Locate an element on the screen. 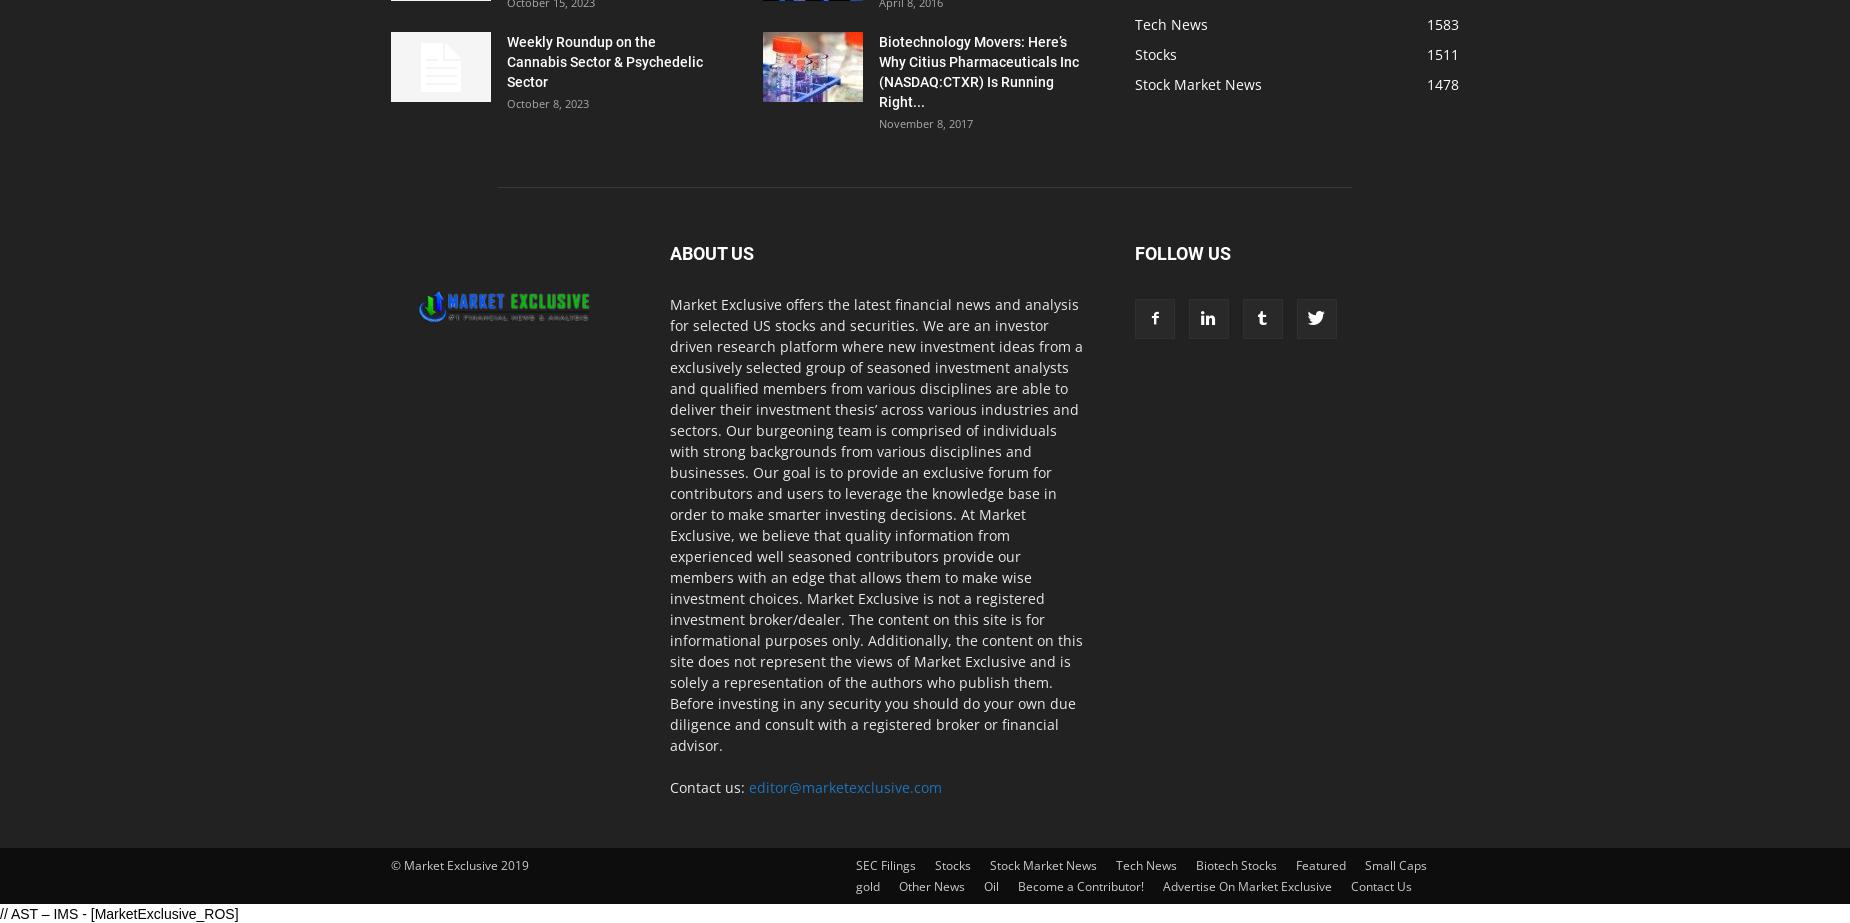 The width and height of the screenshot is (1850, 923). 'Stock Market News' is located at coordinates (1197, 84).